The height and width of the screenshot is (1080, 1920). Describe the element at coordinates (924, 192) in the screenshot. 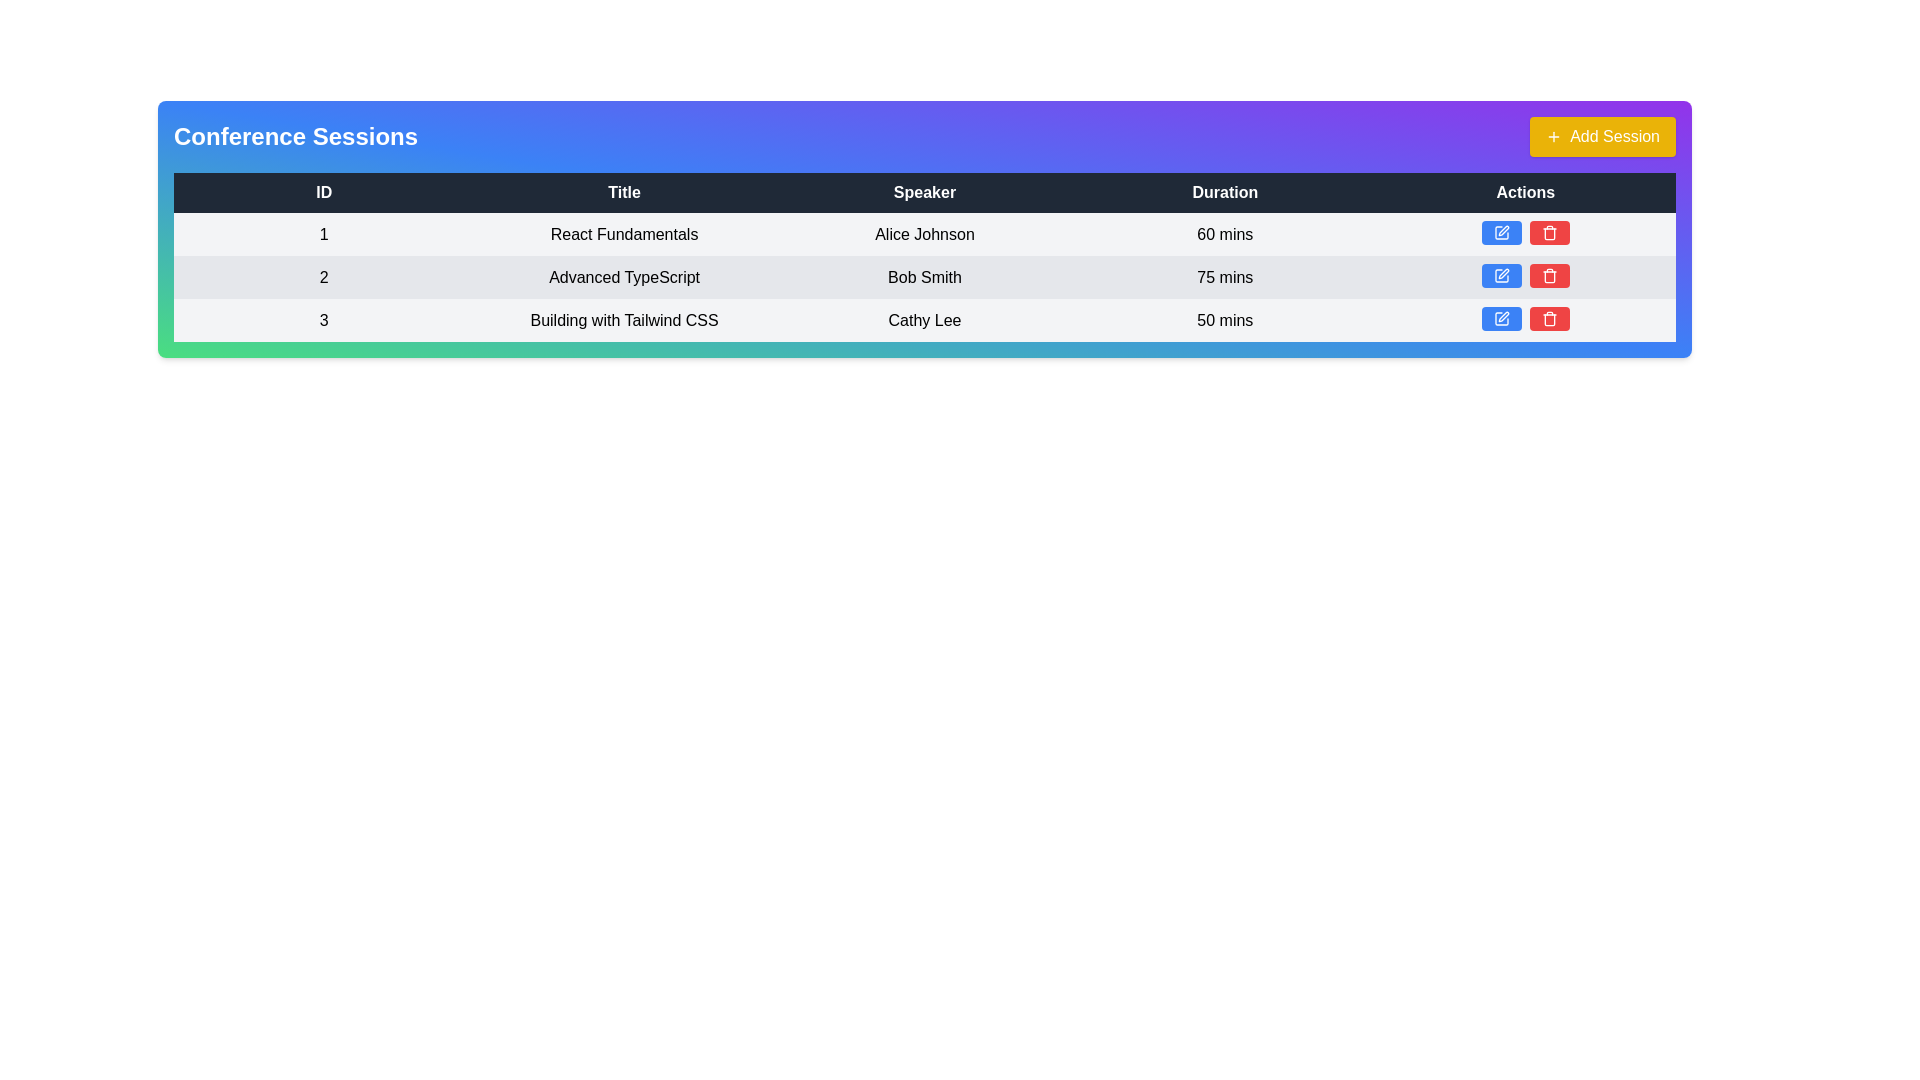

I see `the 'Speaker' header label in the table column, which indicates the names of speakers associated with the listed items` at that location.